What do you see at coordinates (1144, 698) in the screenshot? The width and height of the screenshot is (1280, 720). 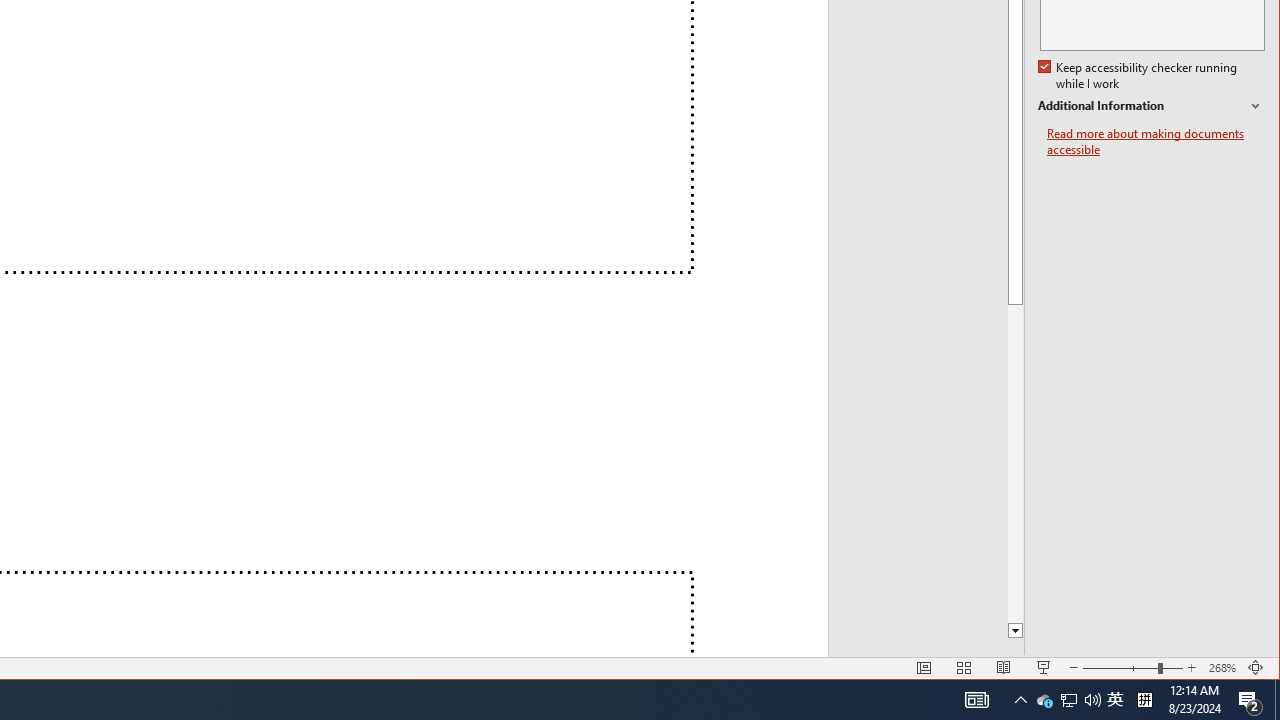 I see `'Tray Input Indicator - Chinese (Simplified, China)'` at bounding box center [1144, 698].